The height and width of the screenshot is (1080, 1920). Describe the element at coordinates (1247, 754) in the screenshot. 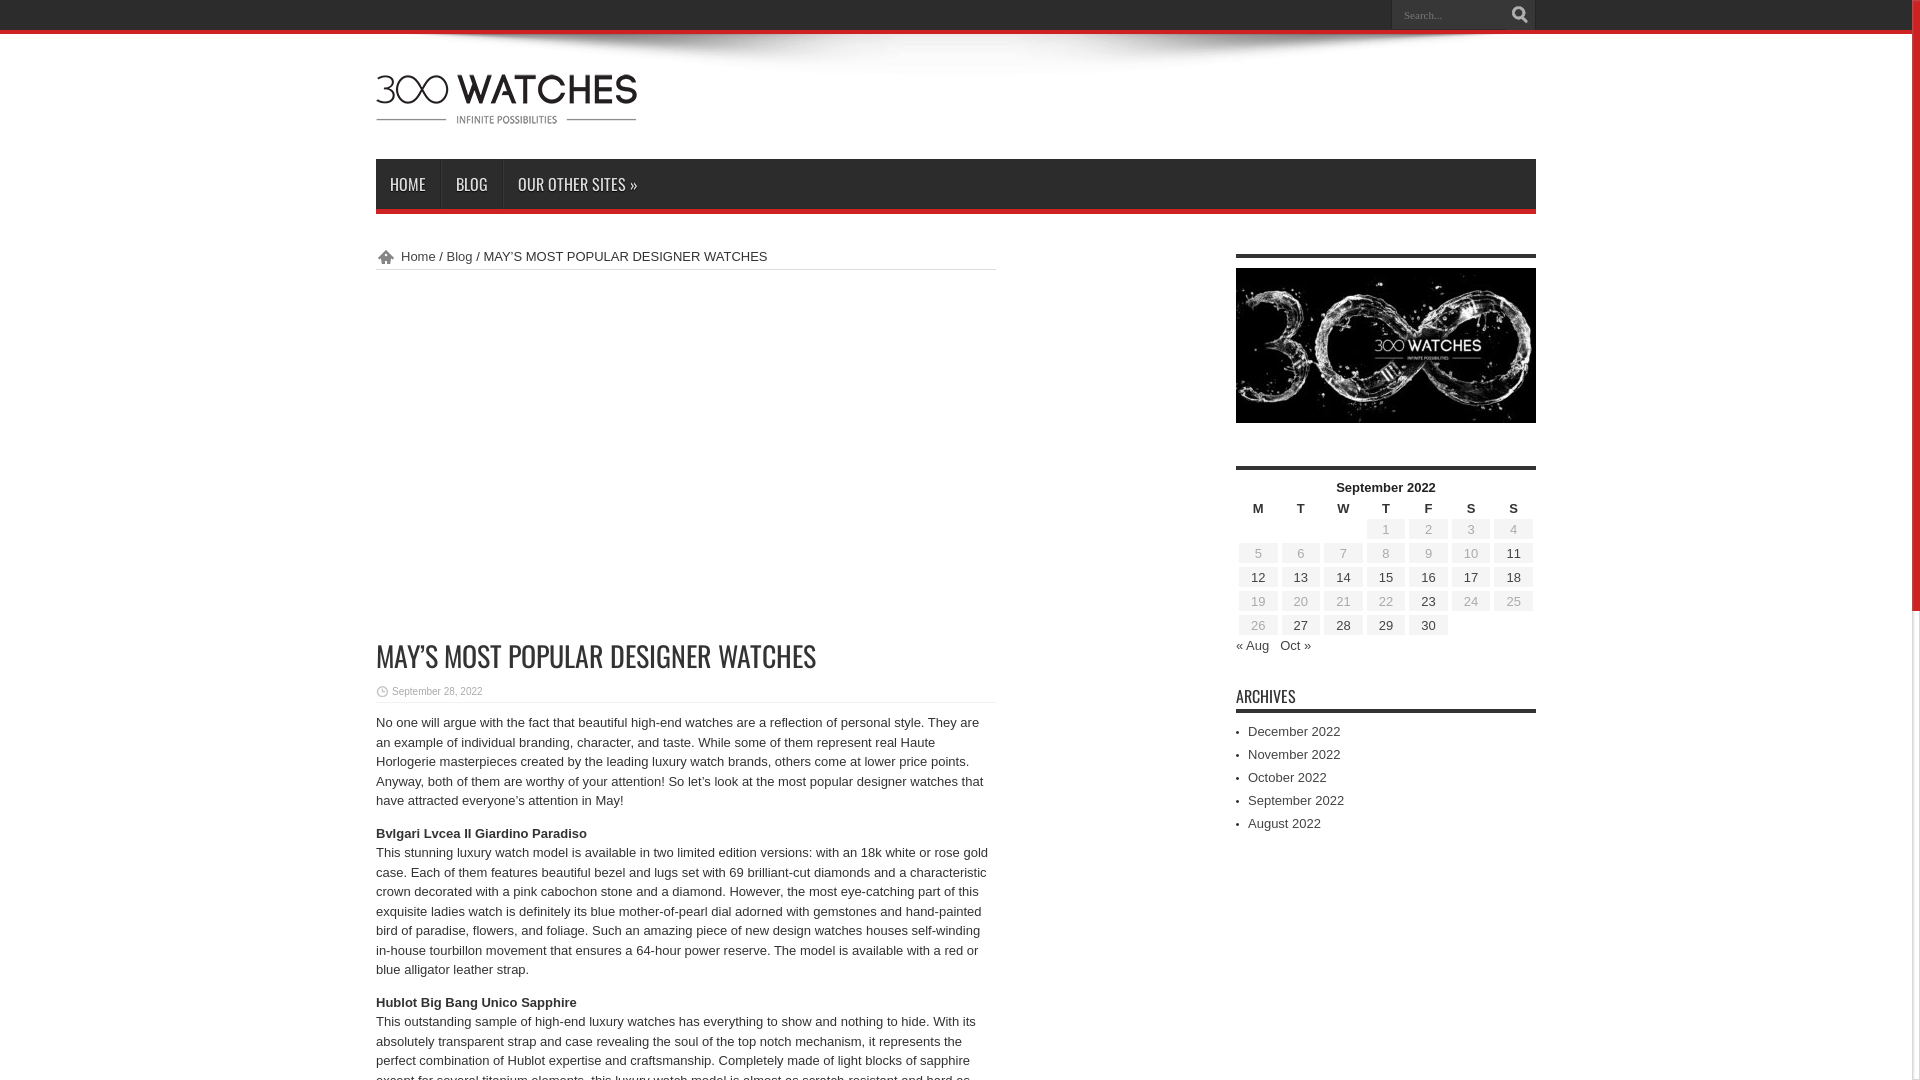

I see `'November 2022'` at that location.